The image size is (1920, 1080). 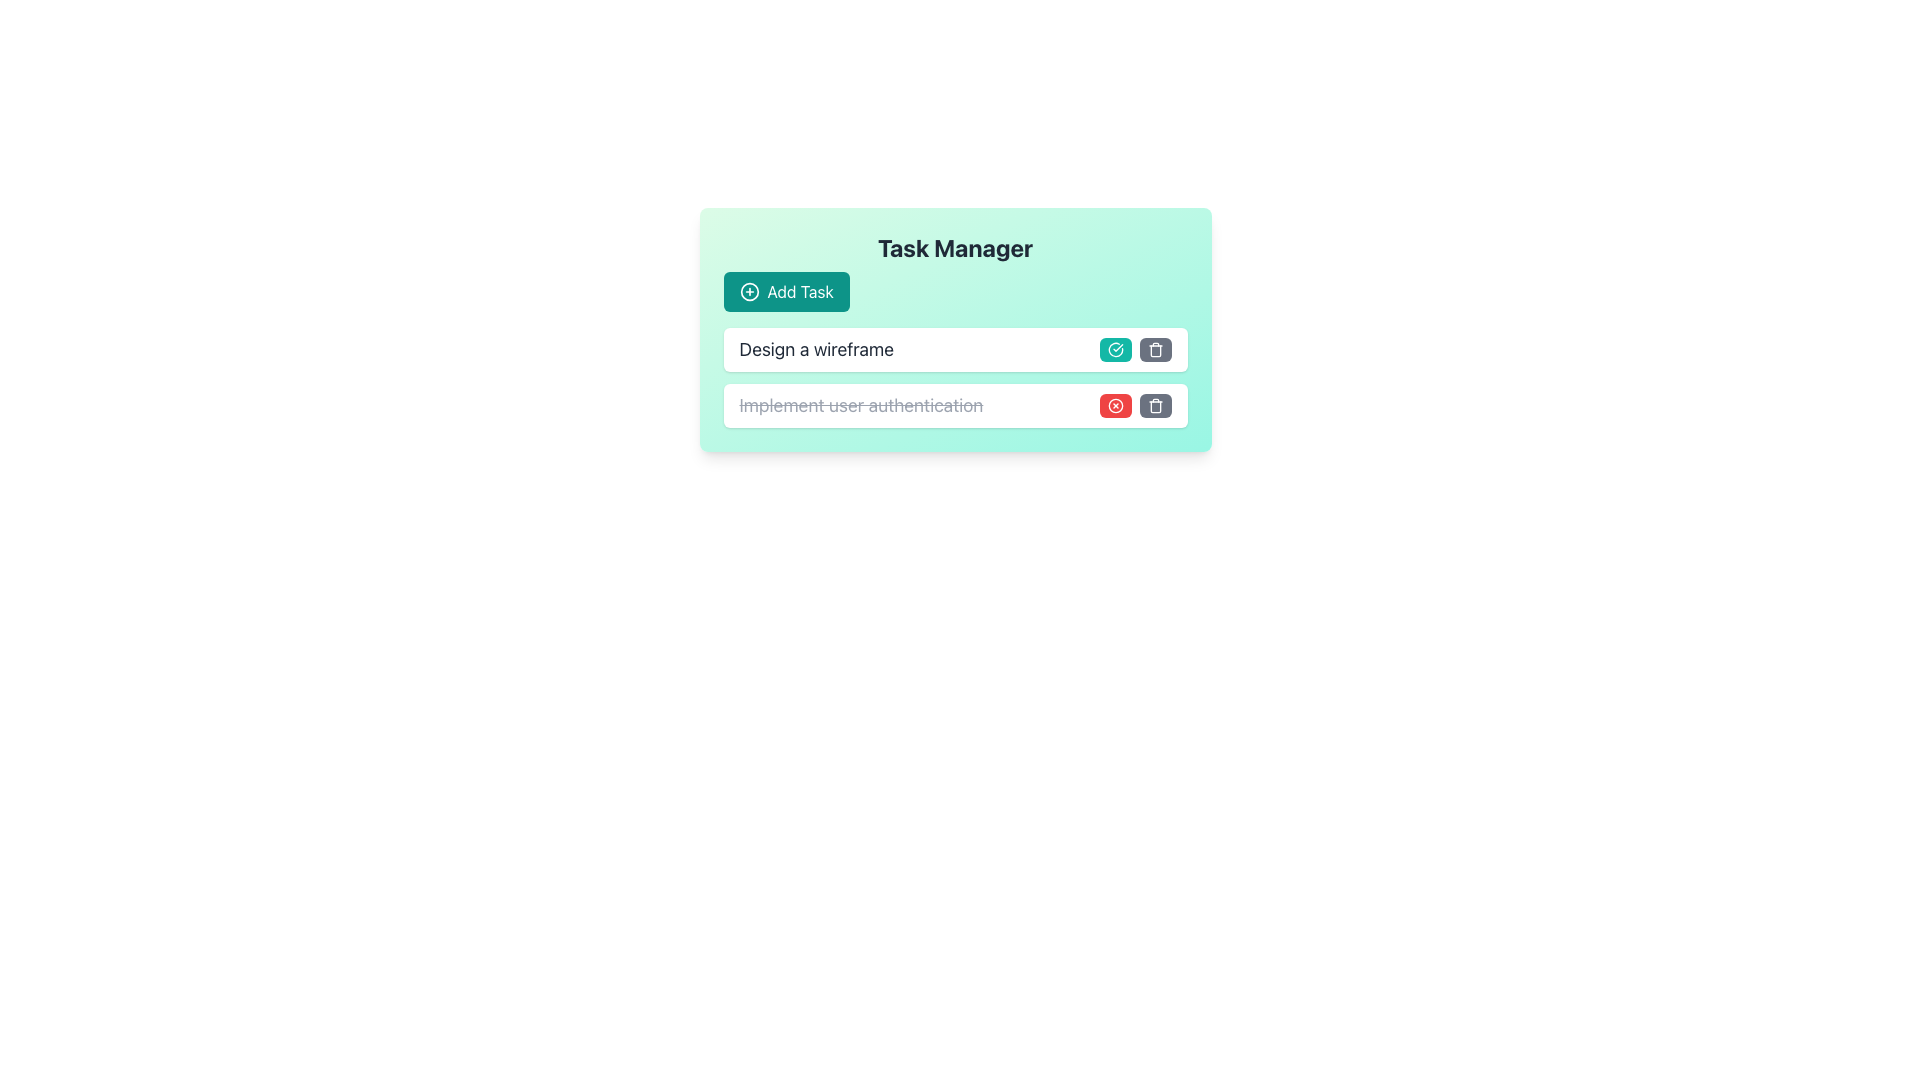 I want to click on the vertical rectangle that forms the main part of the trash bin icon, located at the far right of the 'Design a Wireframe' task row, so click(x=1155, y=350).